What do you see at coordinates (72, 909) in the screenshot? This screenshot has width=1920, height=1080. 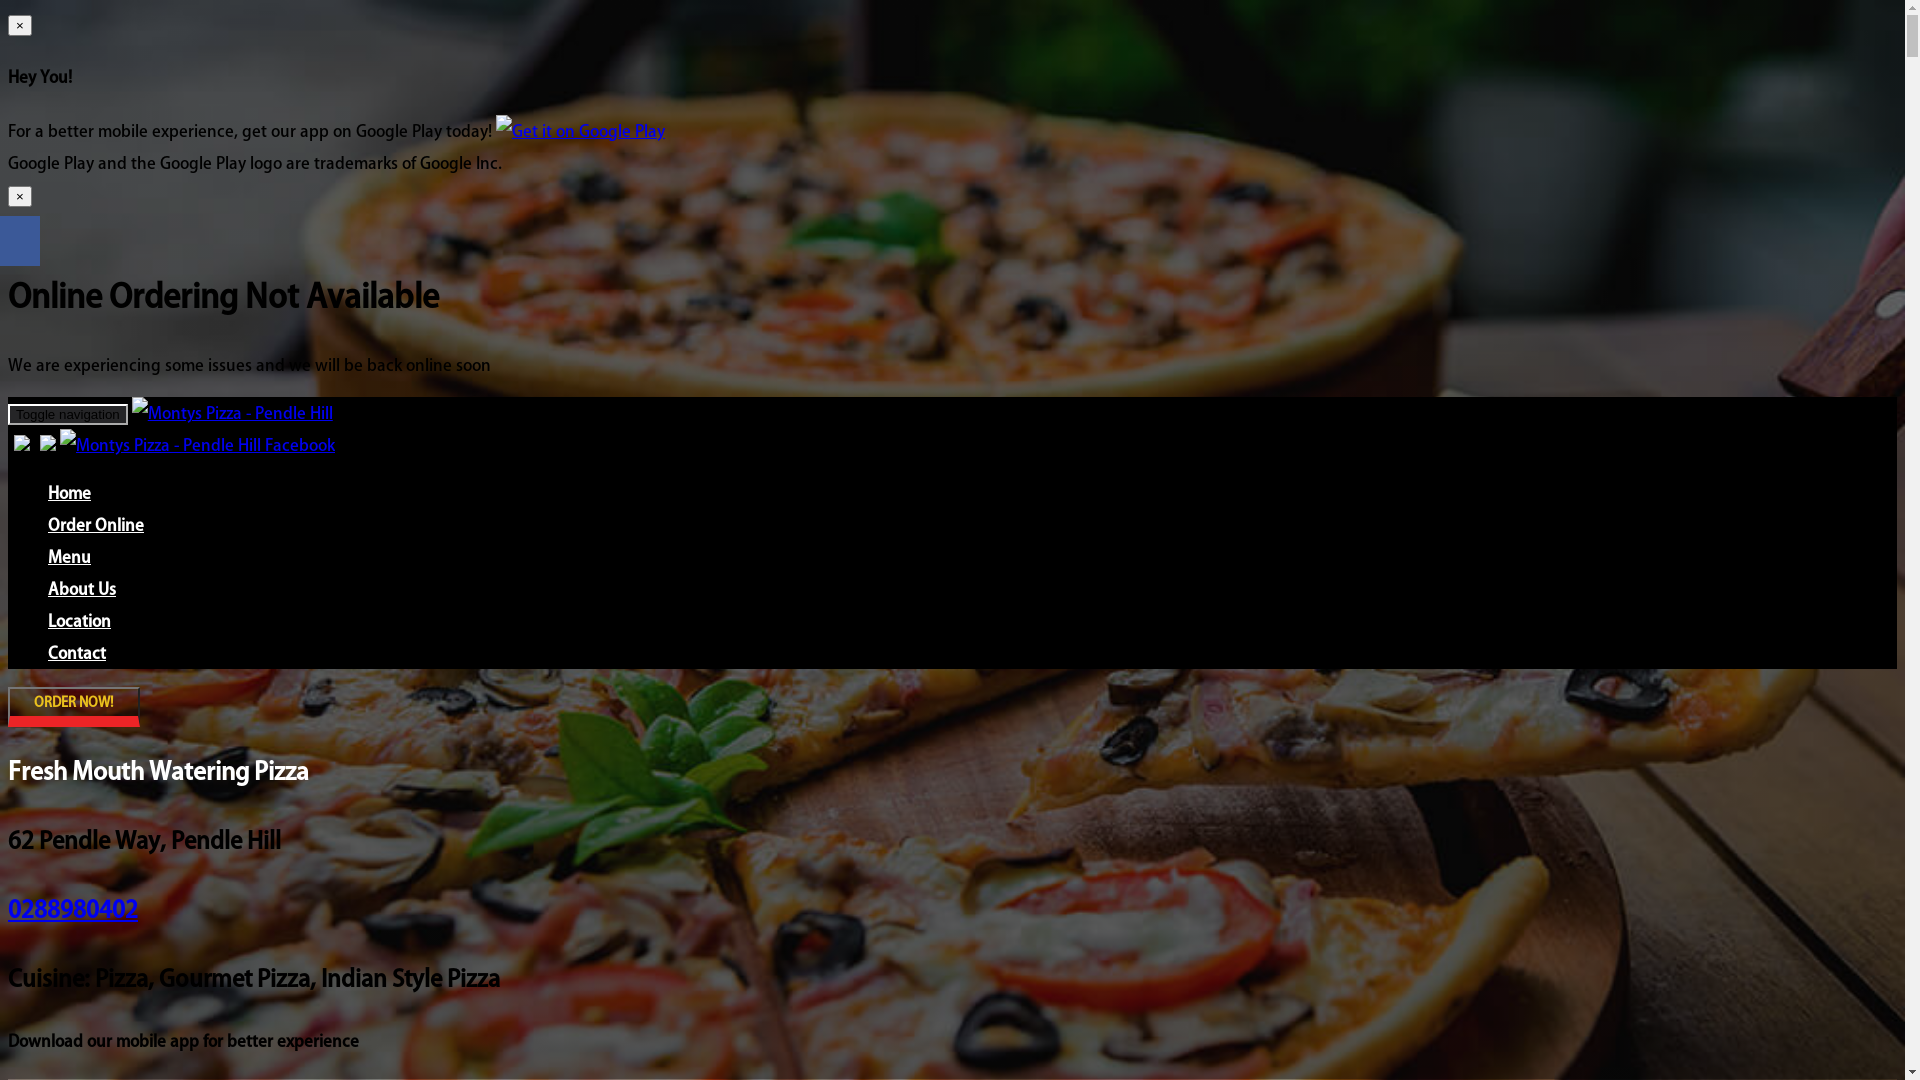 I see `'0288980402'` at bounding box center [72, 909].